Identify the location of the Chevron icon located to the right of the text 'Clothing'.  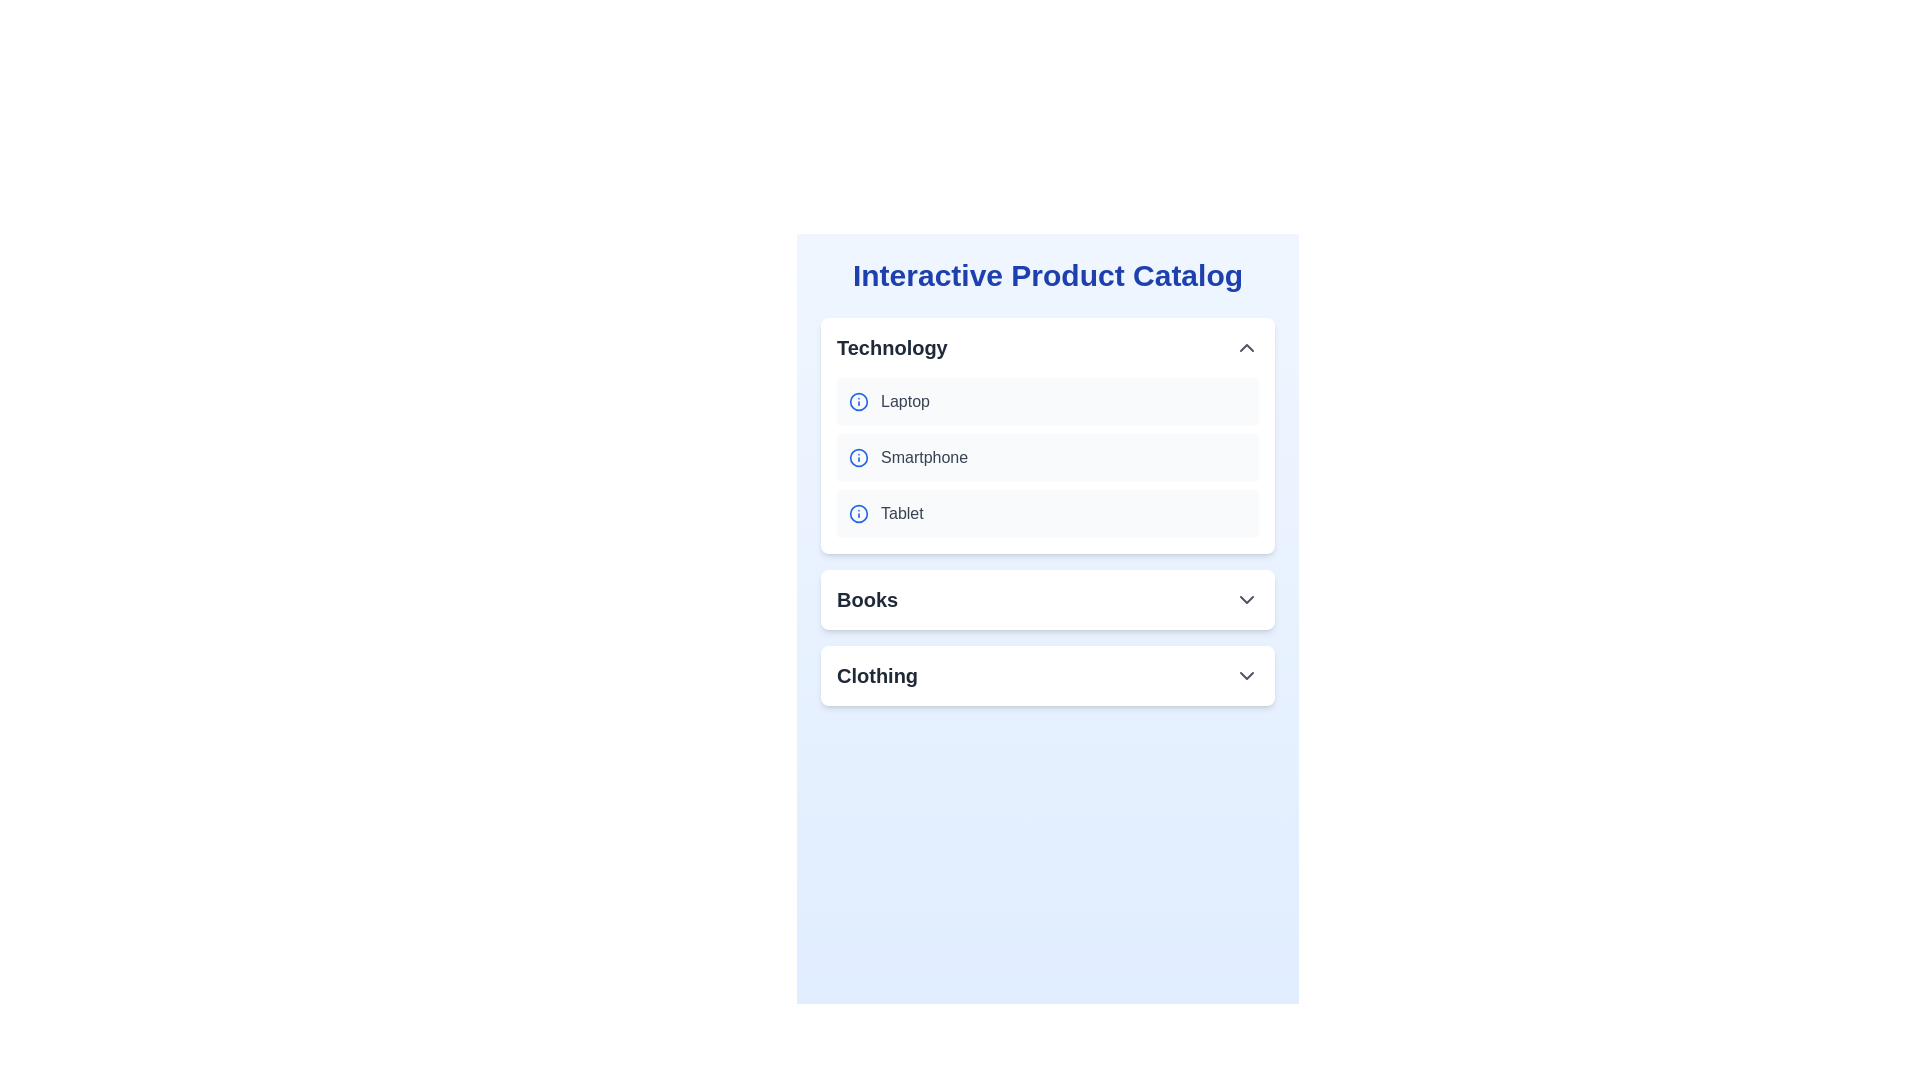
(1246, 675).